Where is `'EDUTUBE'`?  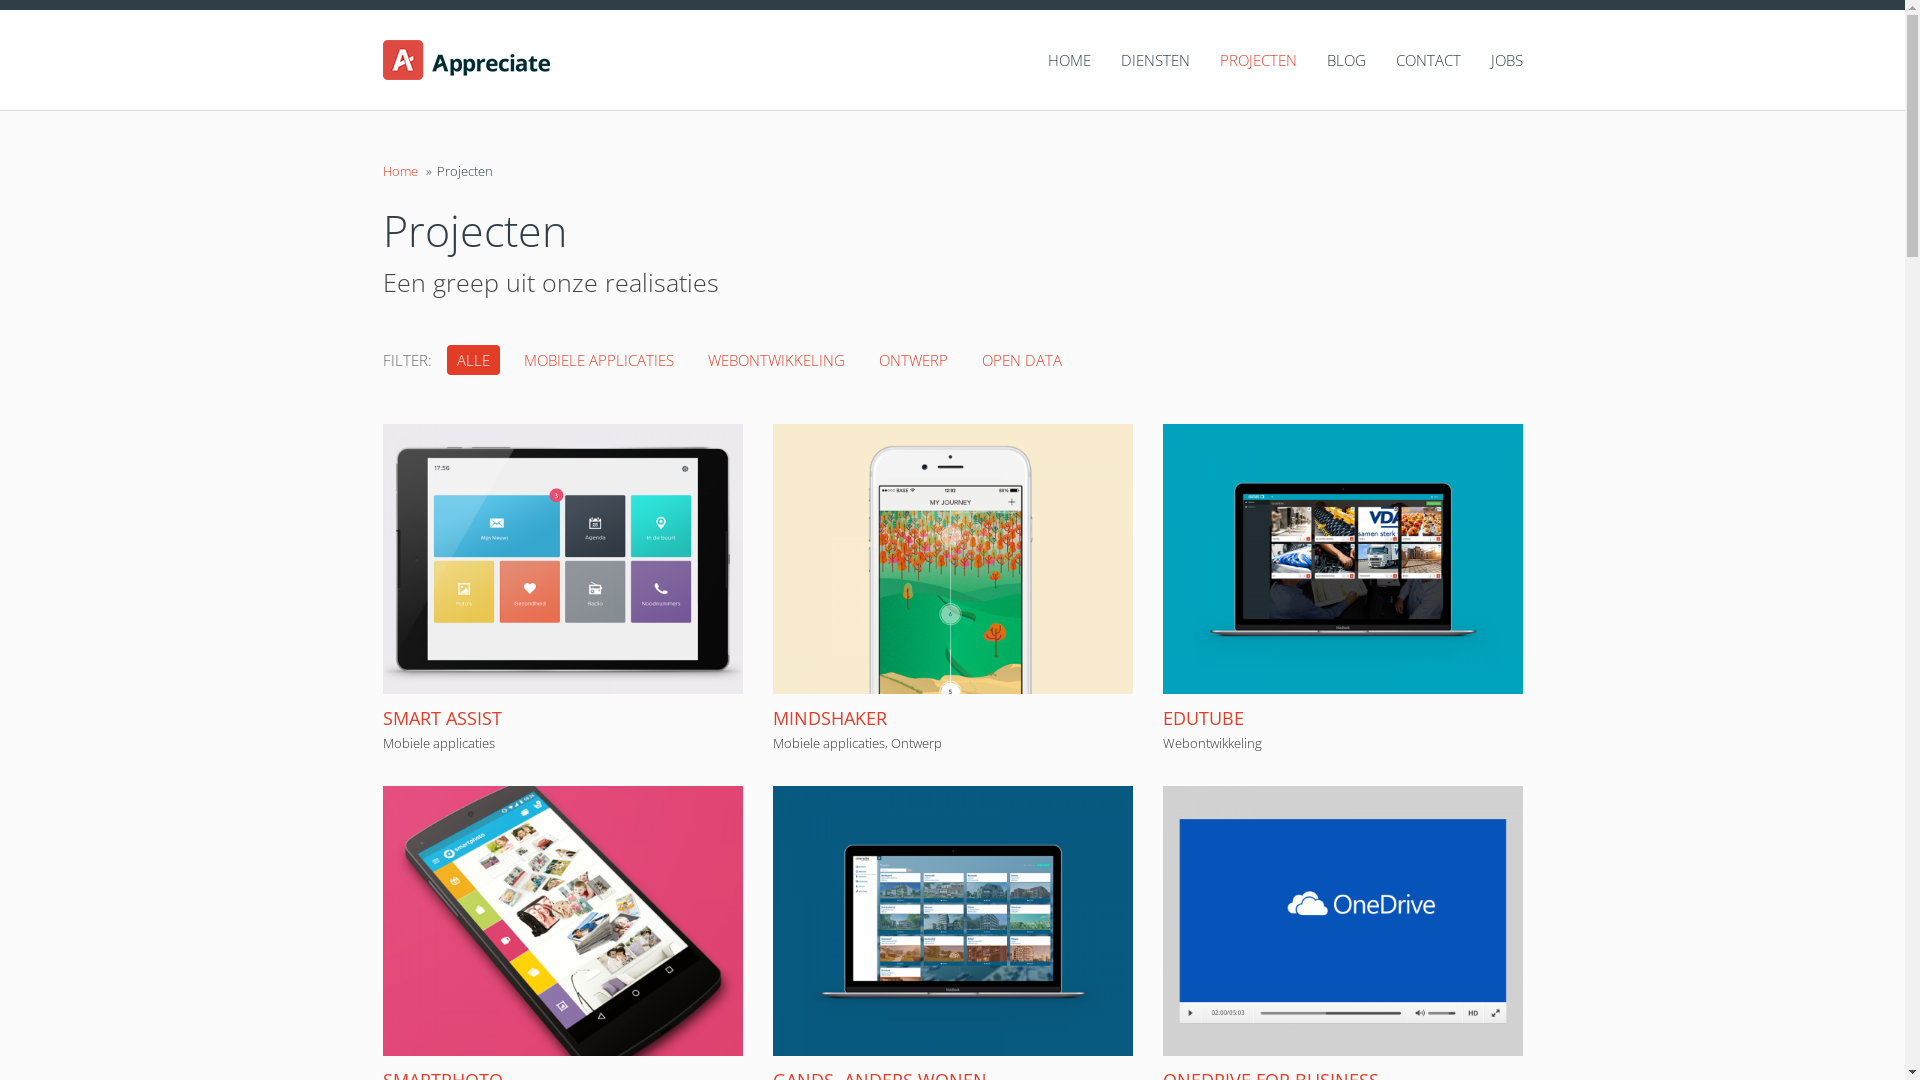 'EDUTUBE' is located at coordinates (1201, 716).